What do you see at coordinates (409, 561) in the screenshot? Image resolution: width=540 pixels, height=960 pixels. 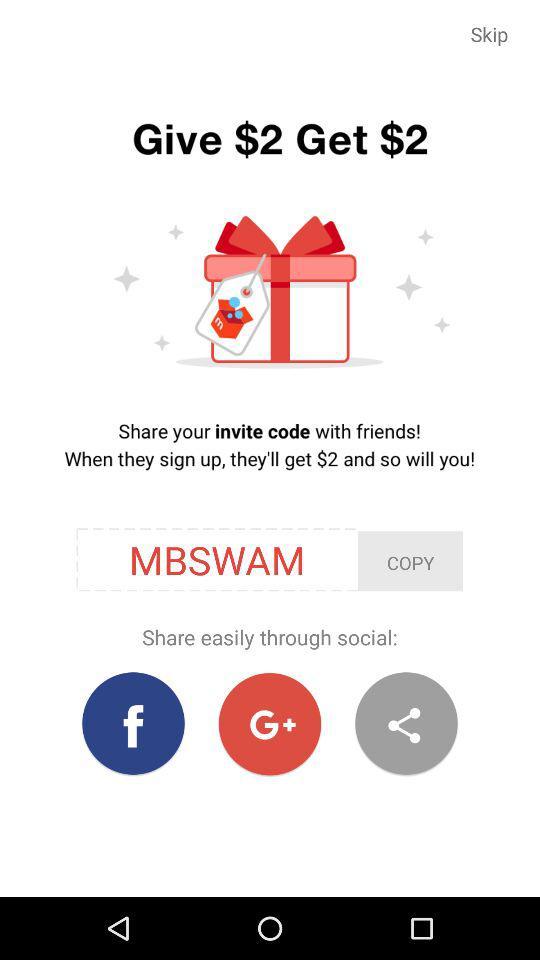 I see `copy icon` at bounding box center [409, 561].